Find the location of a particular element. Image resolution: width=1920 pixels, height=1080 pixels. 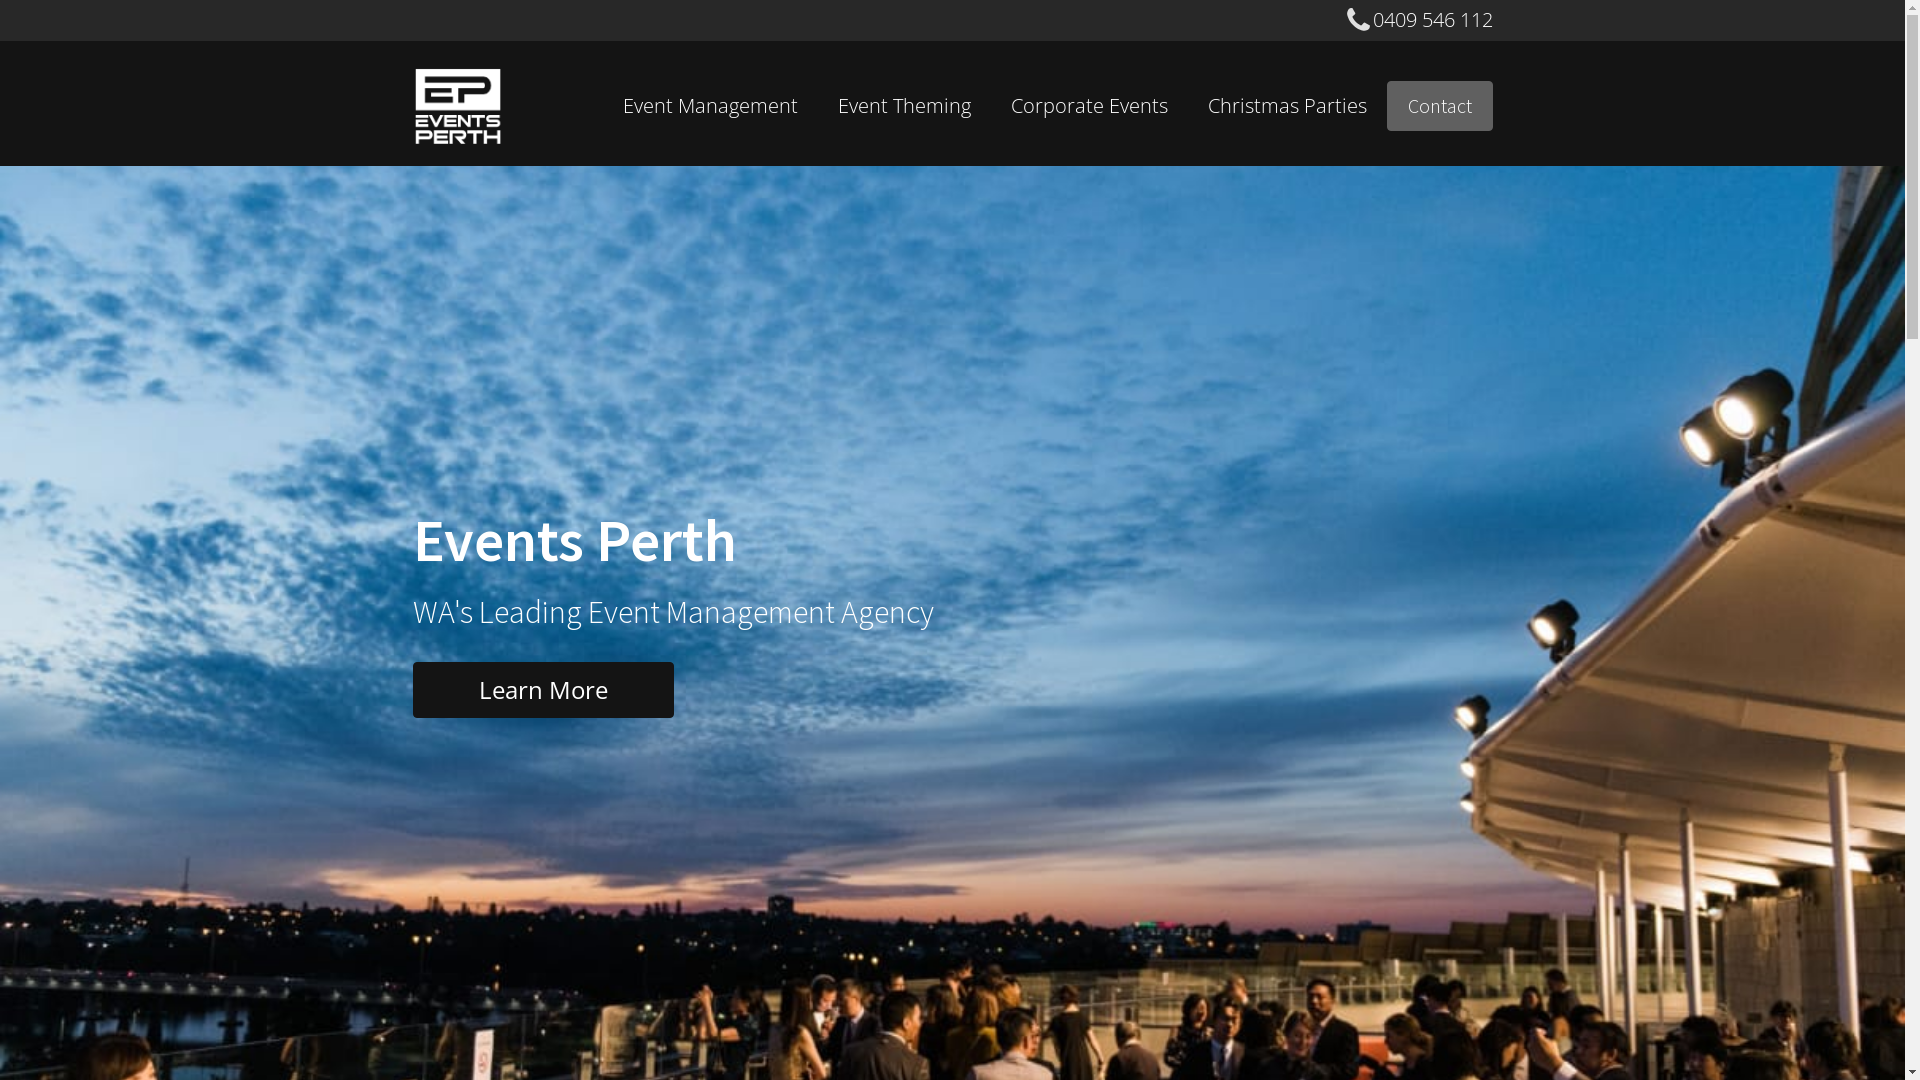

'Contact' is located at coordinates (1438, 105).